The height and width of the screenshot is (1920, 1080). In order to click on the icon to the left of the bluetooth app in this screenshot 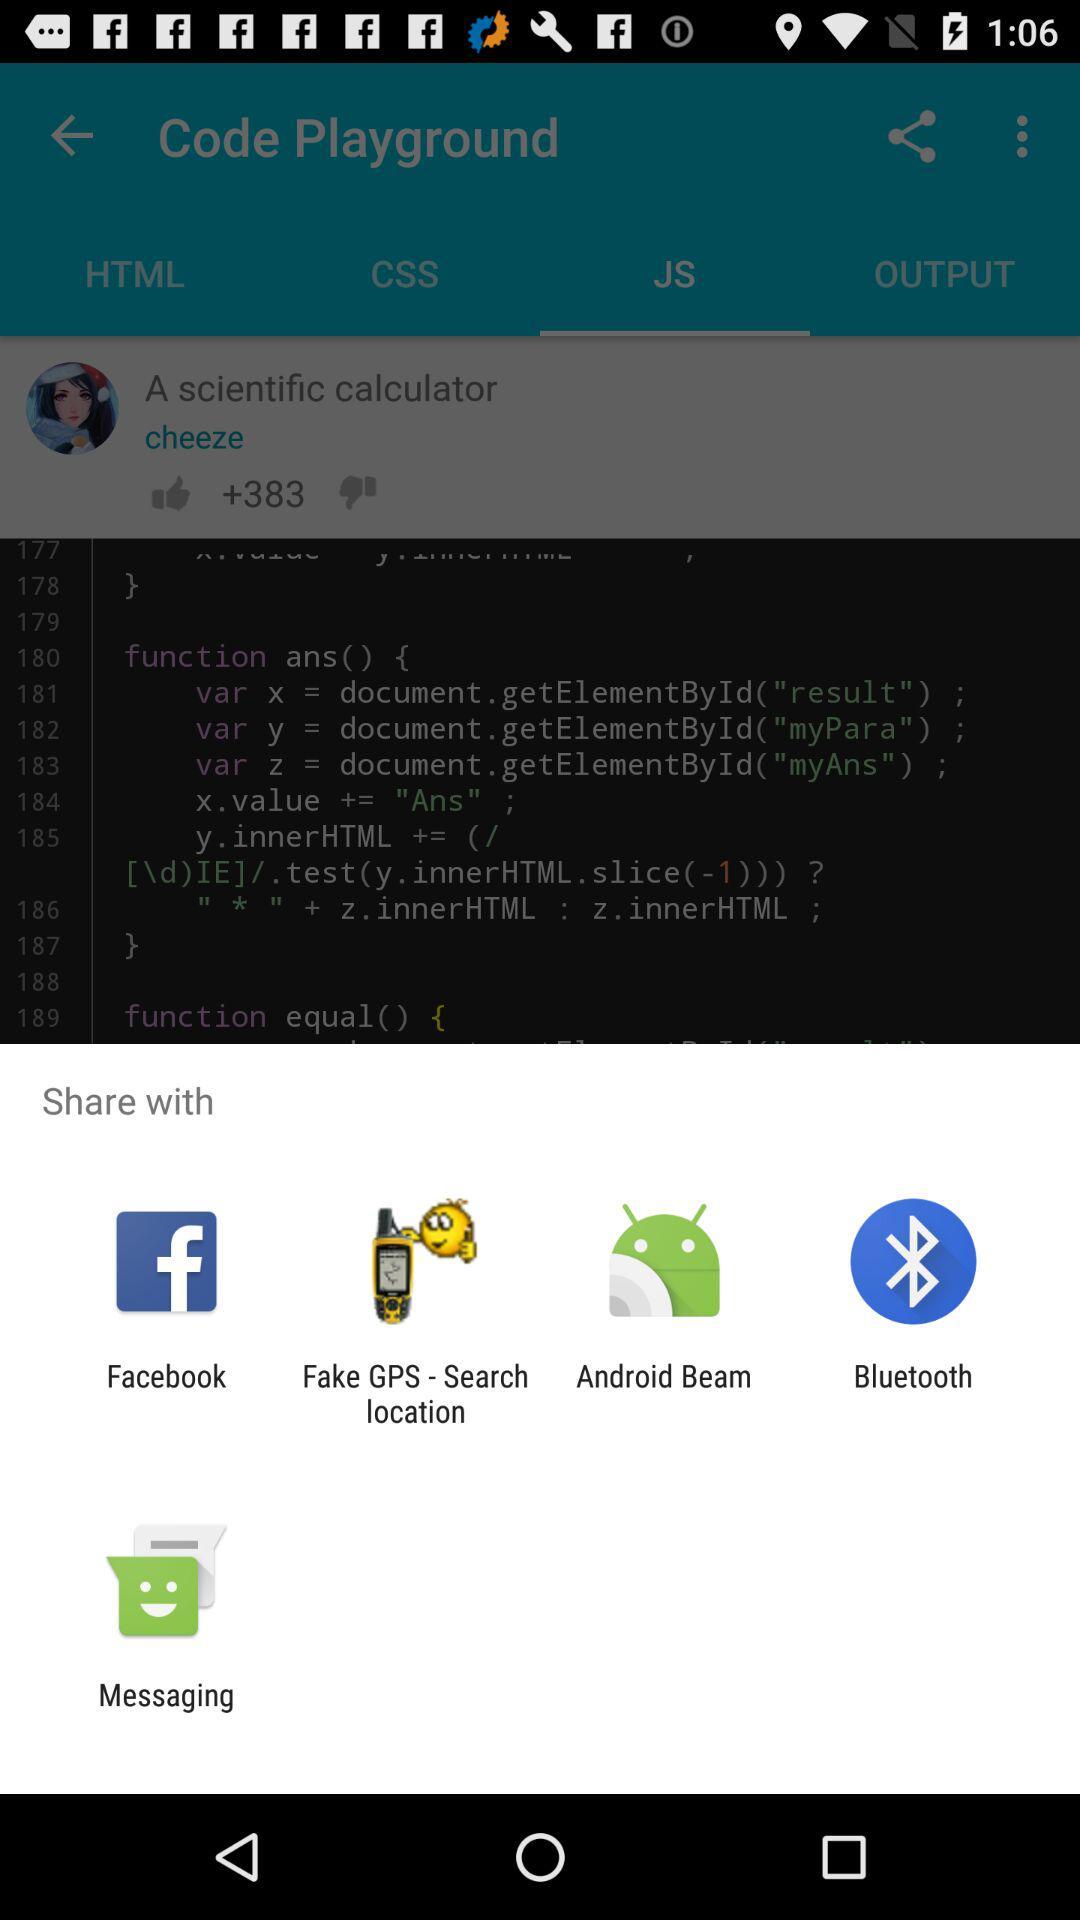, I will do `click(664, 1392)`.